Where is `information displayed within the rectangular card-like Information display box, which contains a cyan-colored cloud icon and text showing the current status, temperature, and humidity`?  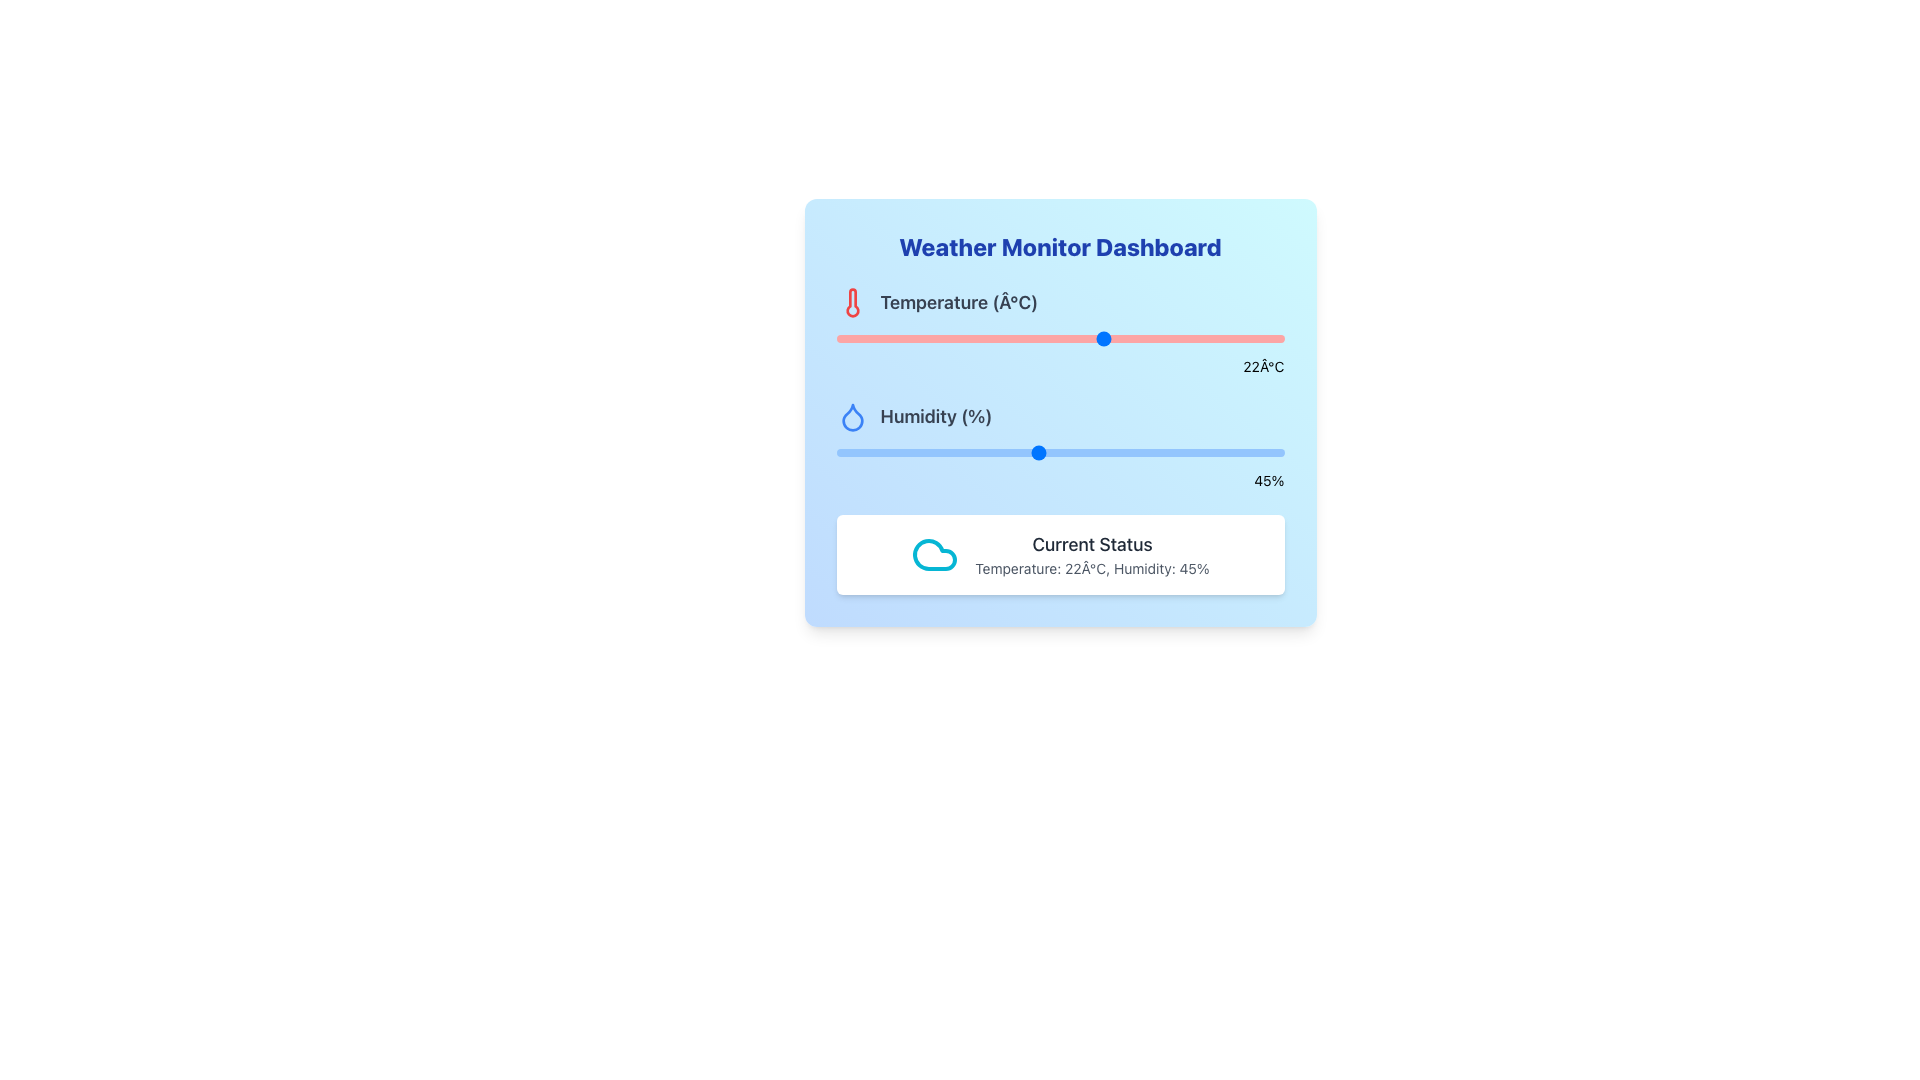 information displayed within the rectangular card-like Information display box, which contains a cyan-colored cloud icon and text showing the current status, temperature, and humidity is located at coordinates (1059, 555).